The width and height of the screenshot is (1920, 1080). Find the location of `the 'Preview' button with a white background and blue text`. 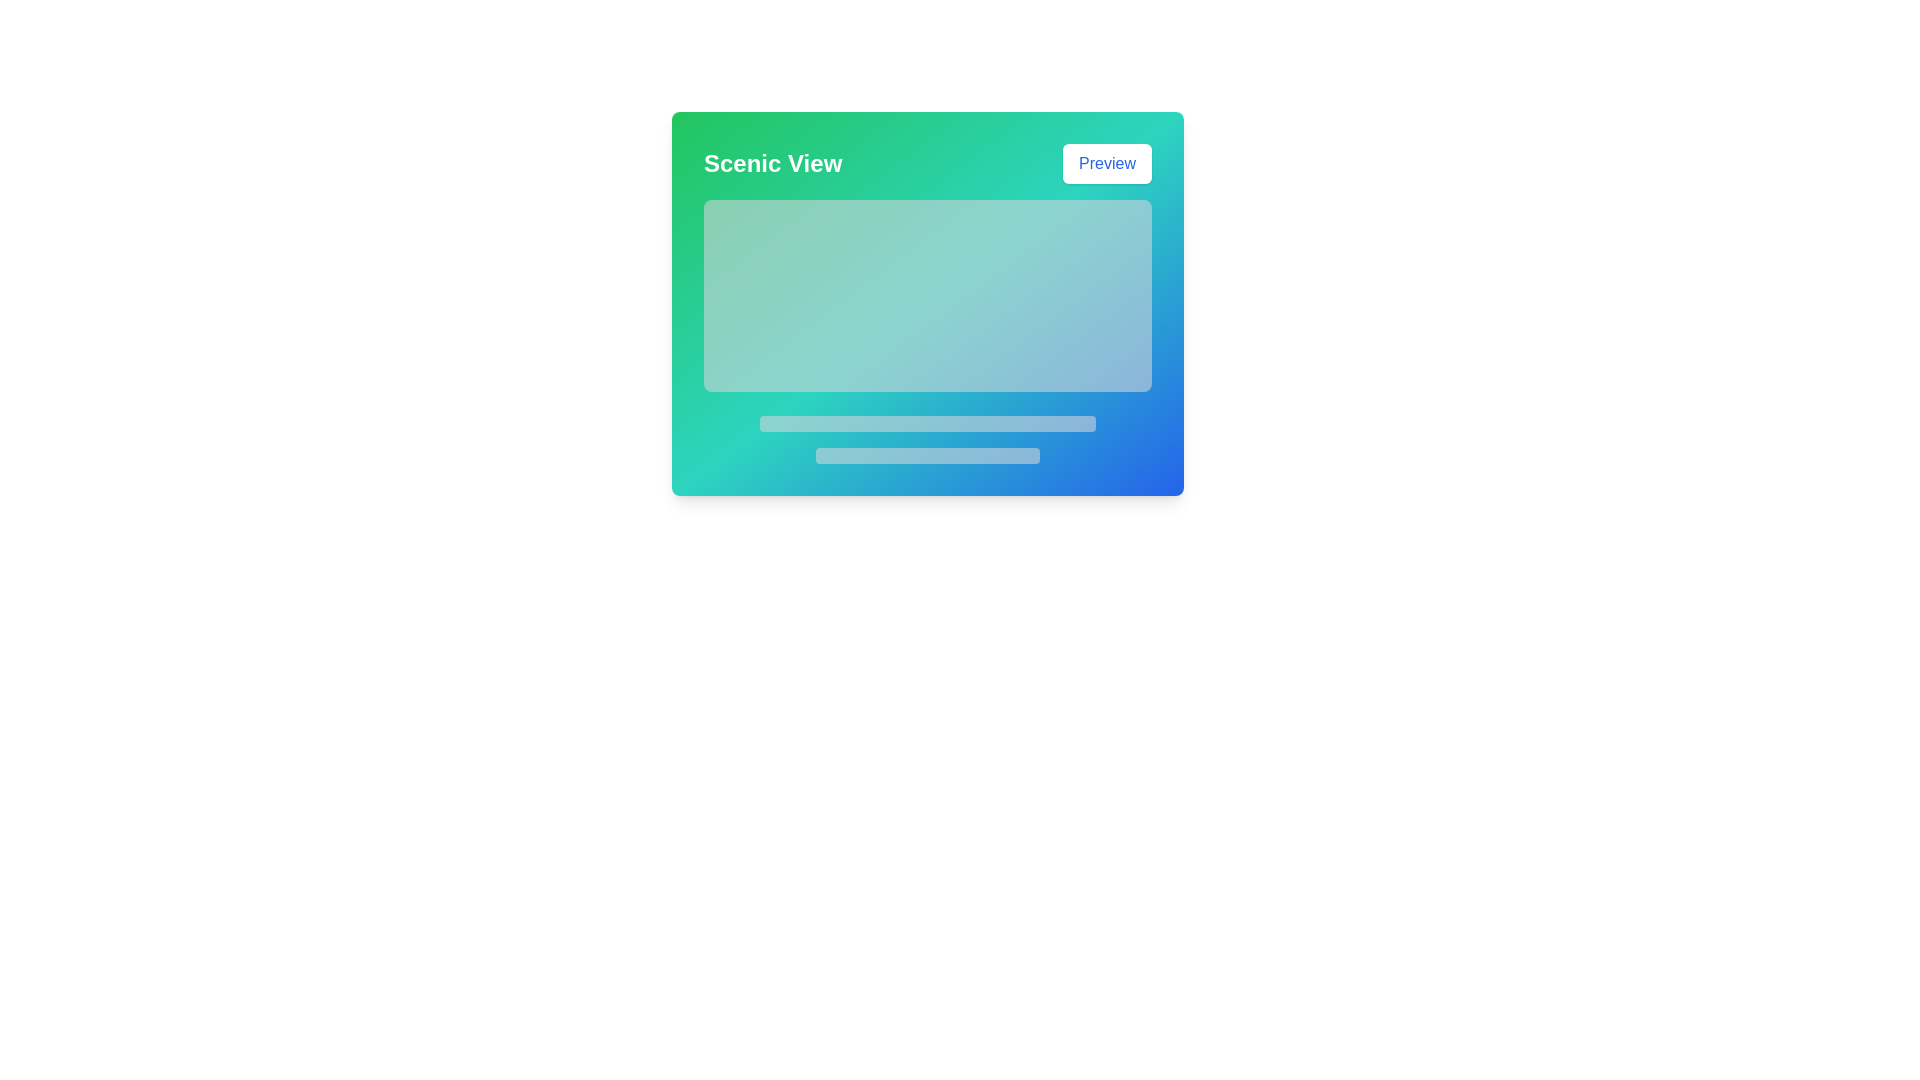

the 'Preview' button with a white background and blue text is located at coordinates (1106, 163).